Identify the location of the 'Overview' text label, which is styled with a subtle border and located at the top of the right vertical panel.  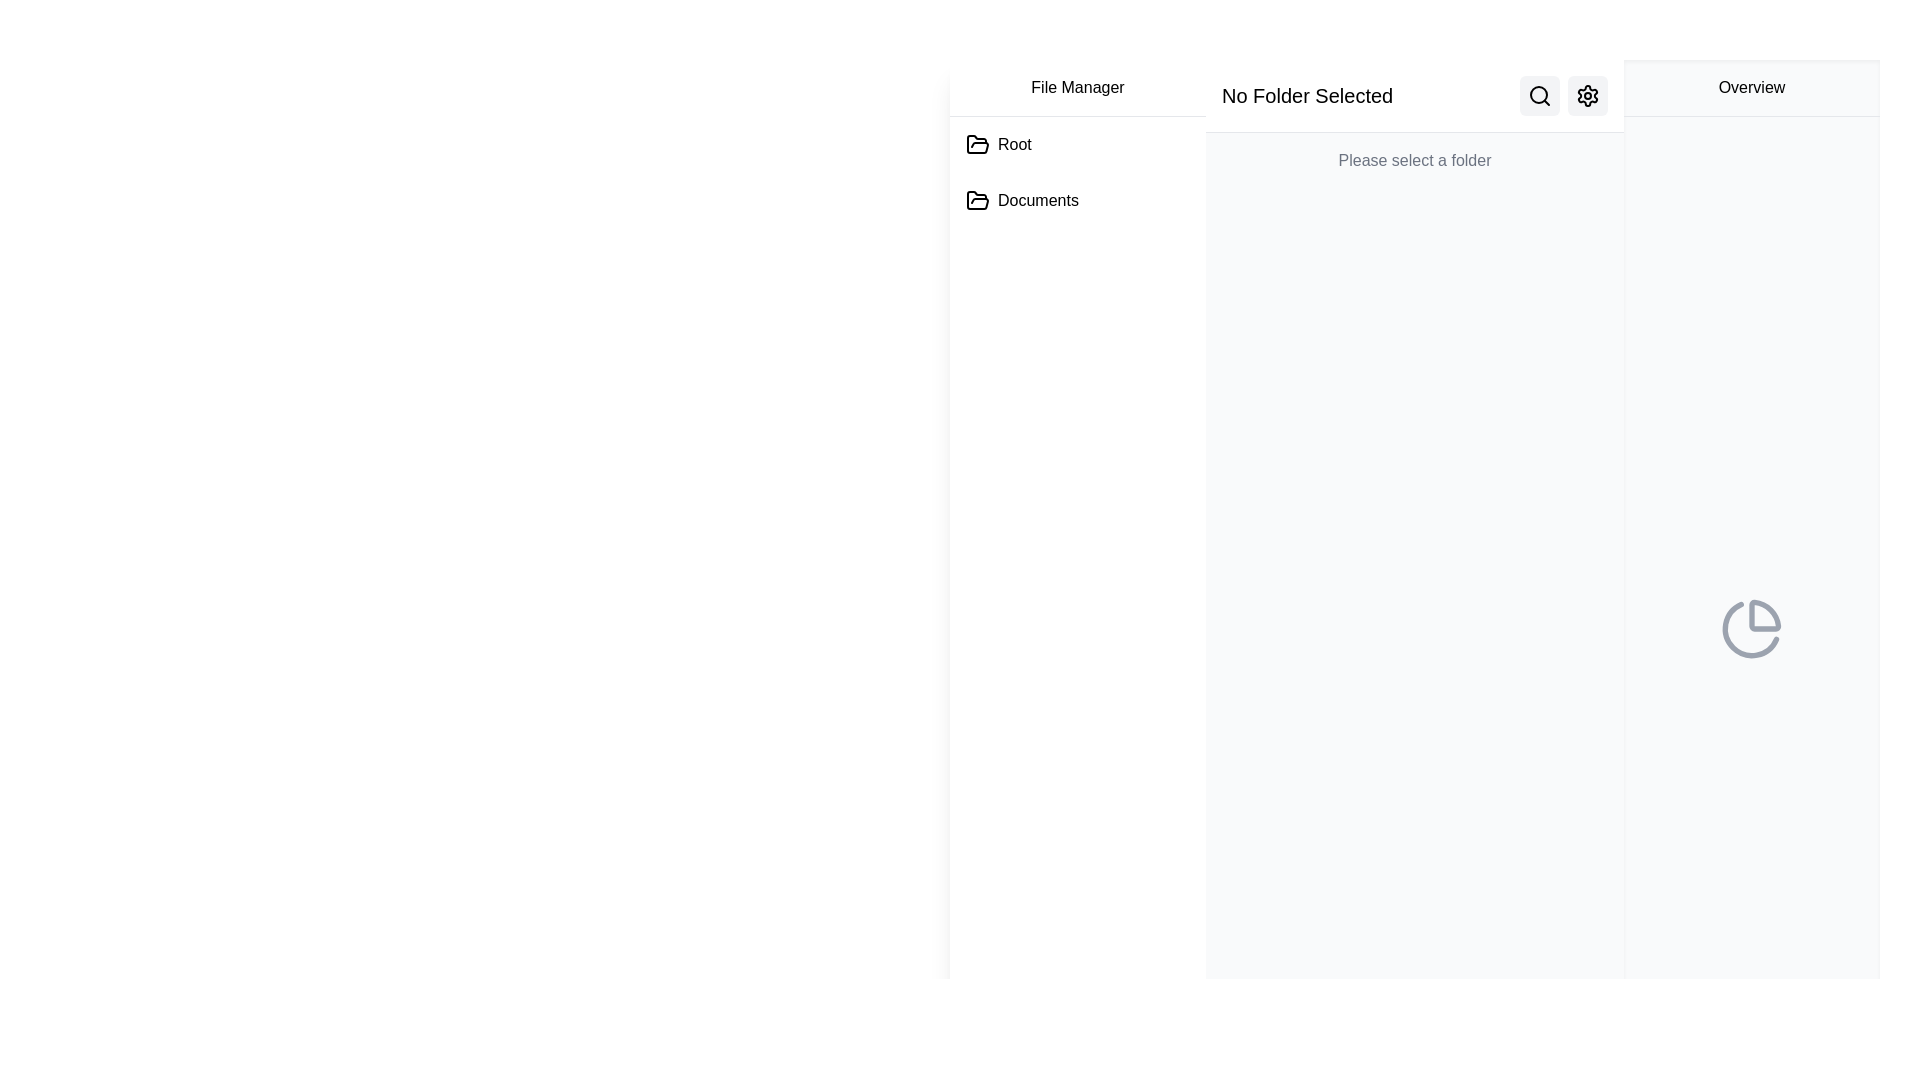
(1751, 87).